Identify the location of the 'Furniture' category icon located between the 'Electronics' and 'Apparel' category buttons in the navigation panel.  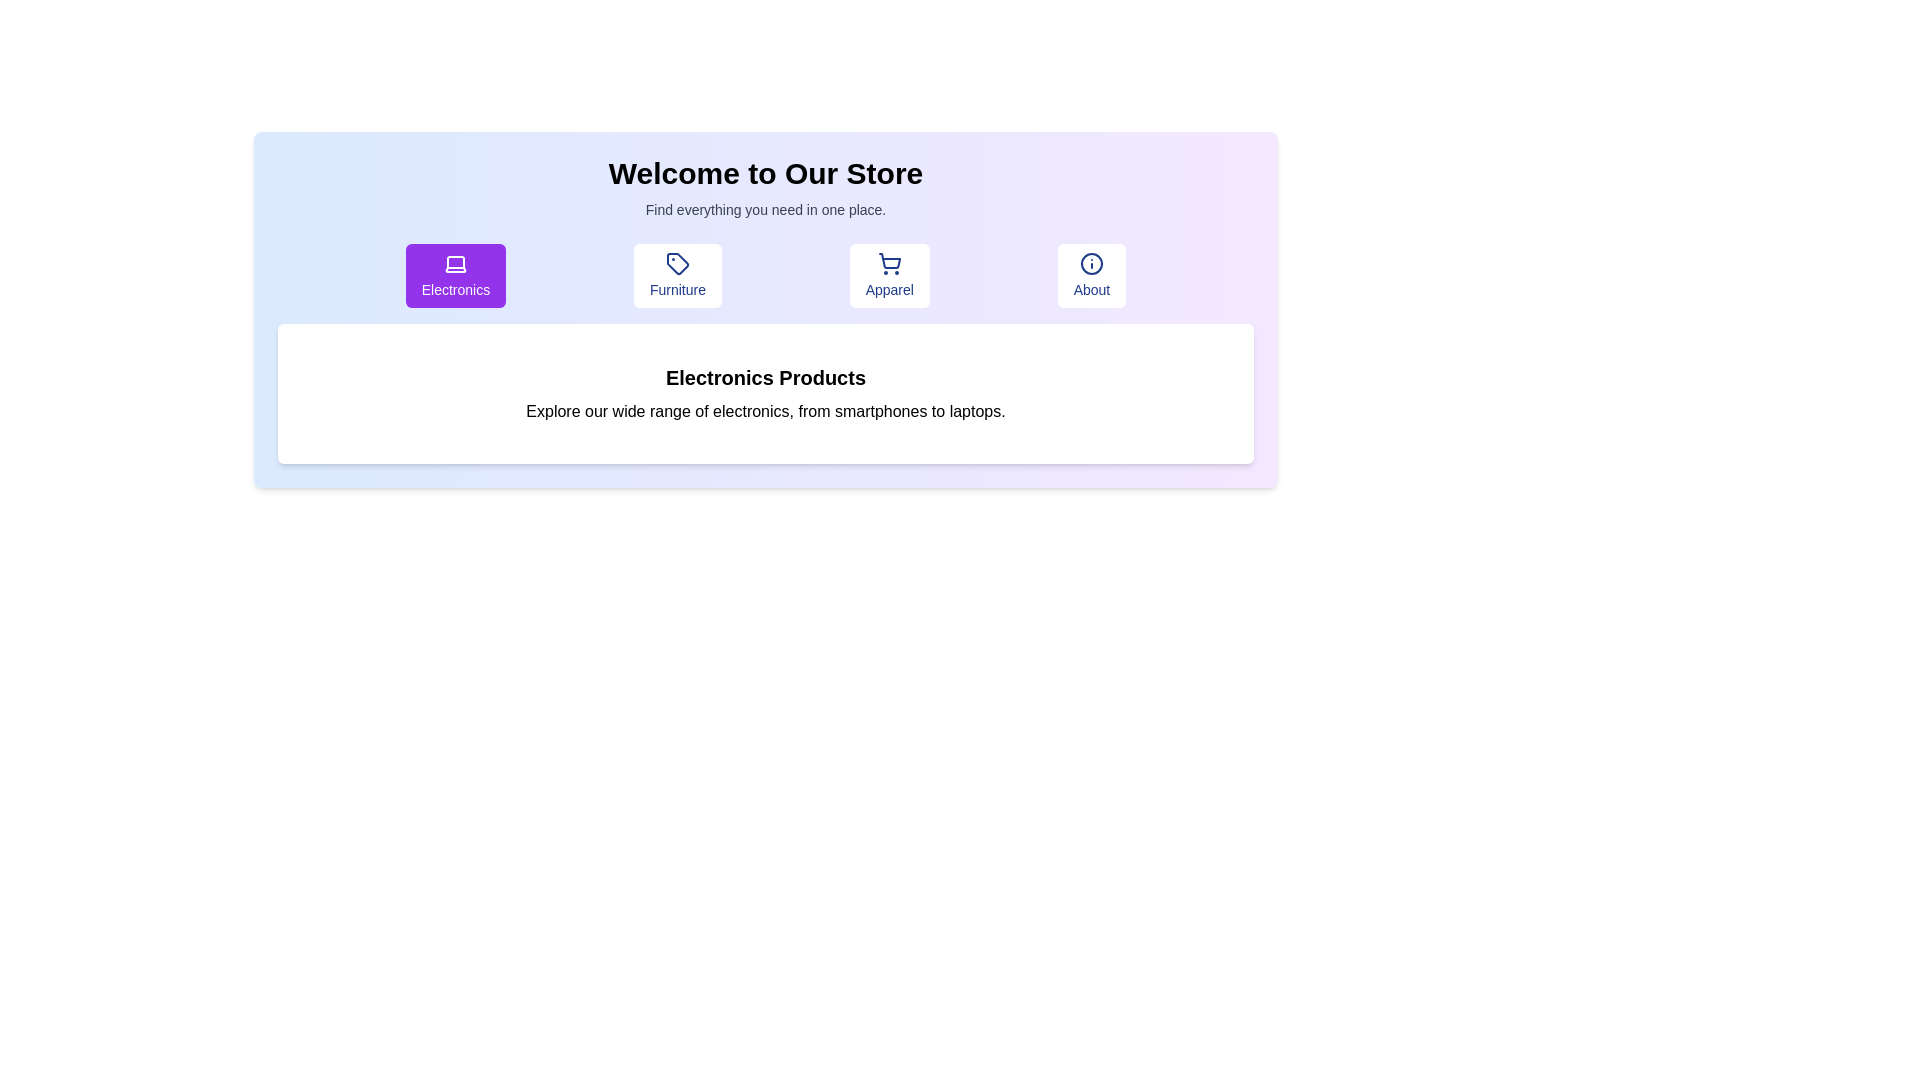
(677, 262).